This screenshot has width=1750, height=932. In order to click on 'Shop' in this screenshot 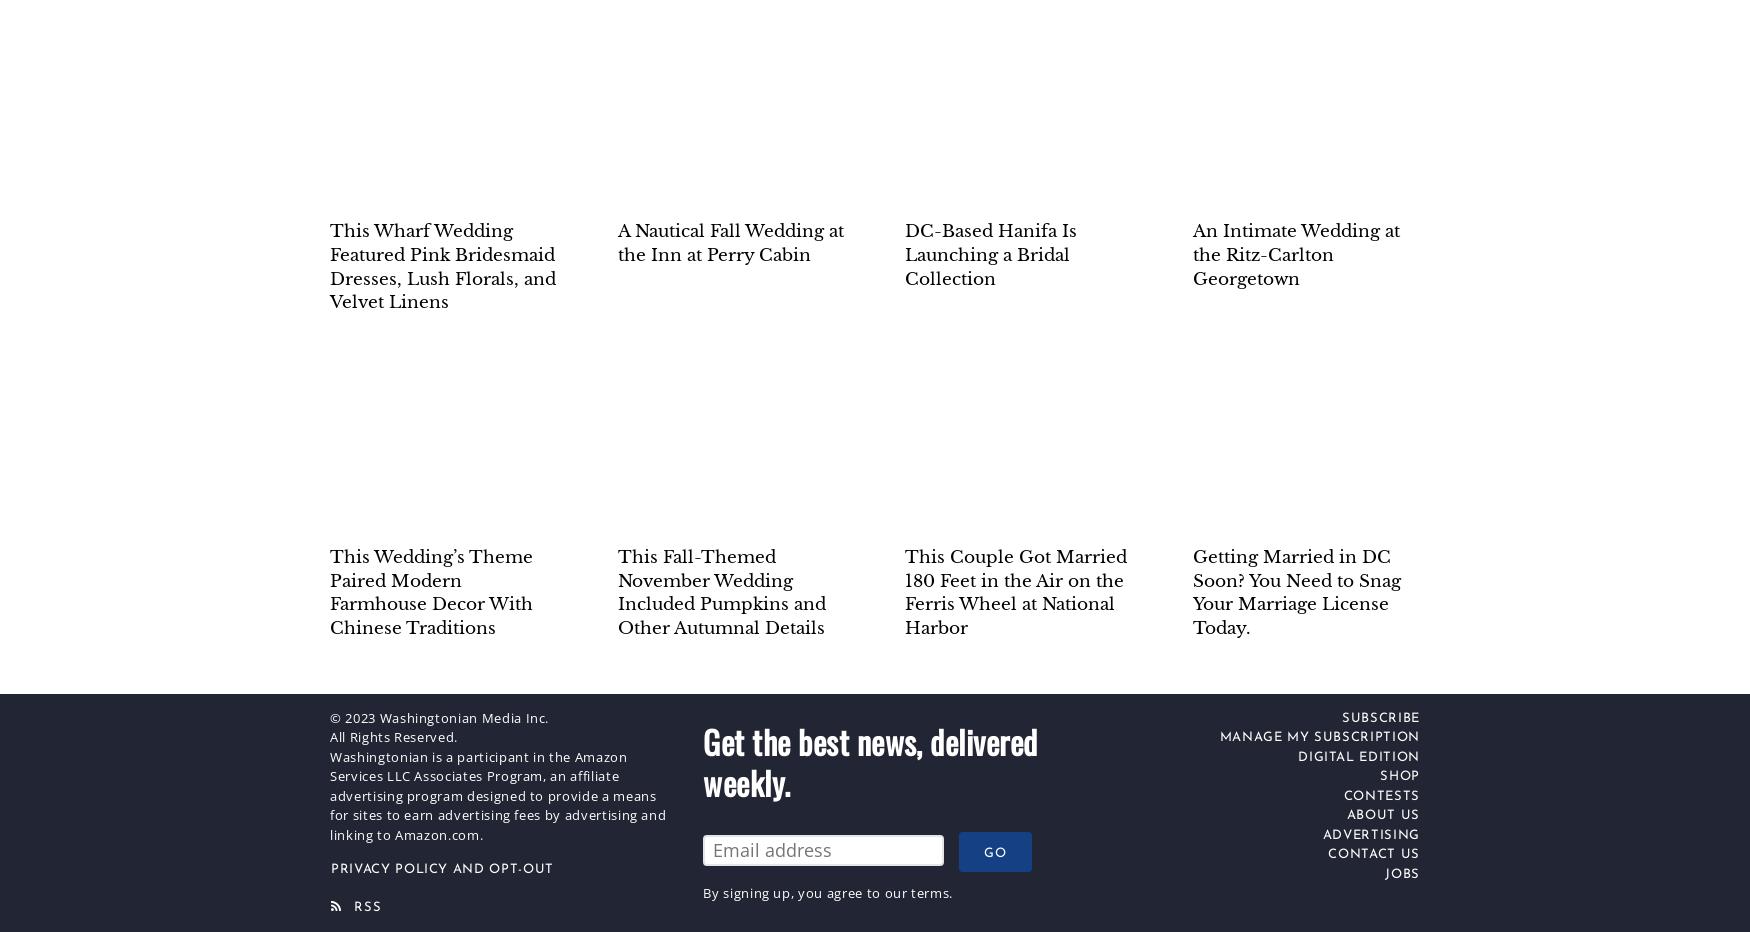, I will do `click(1398, 776)`.